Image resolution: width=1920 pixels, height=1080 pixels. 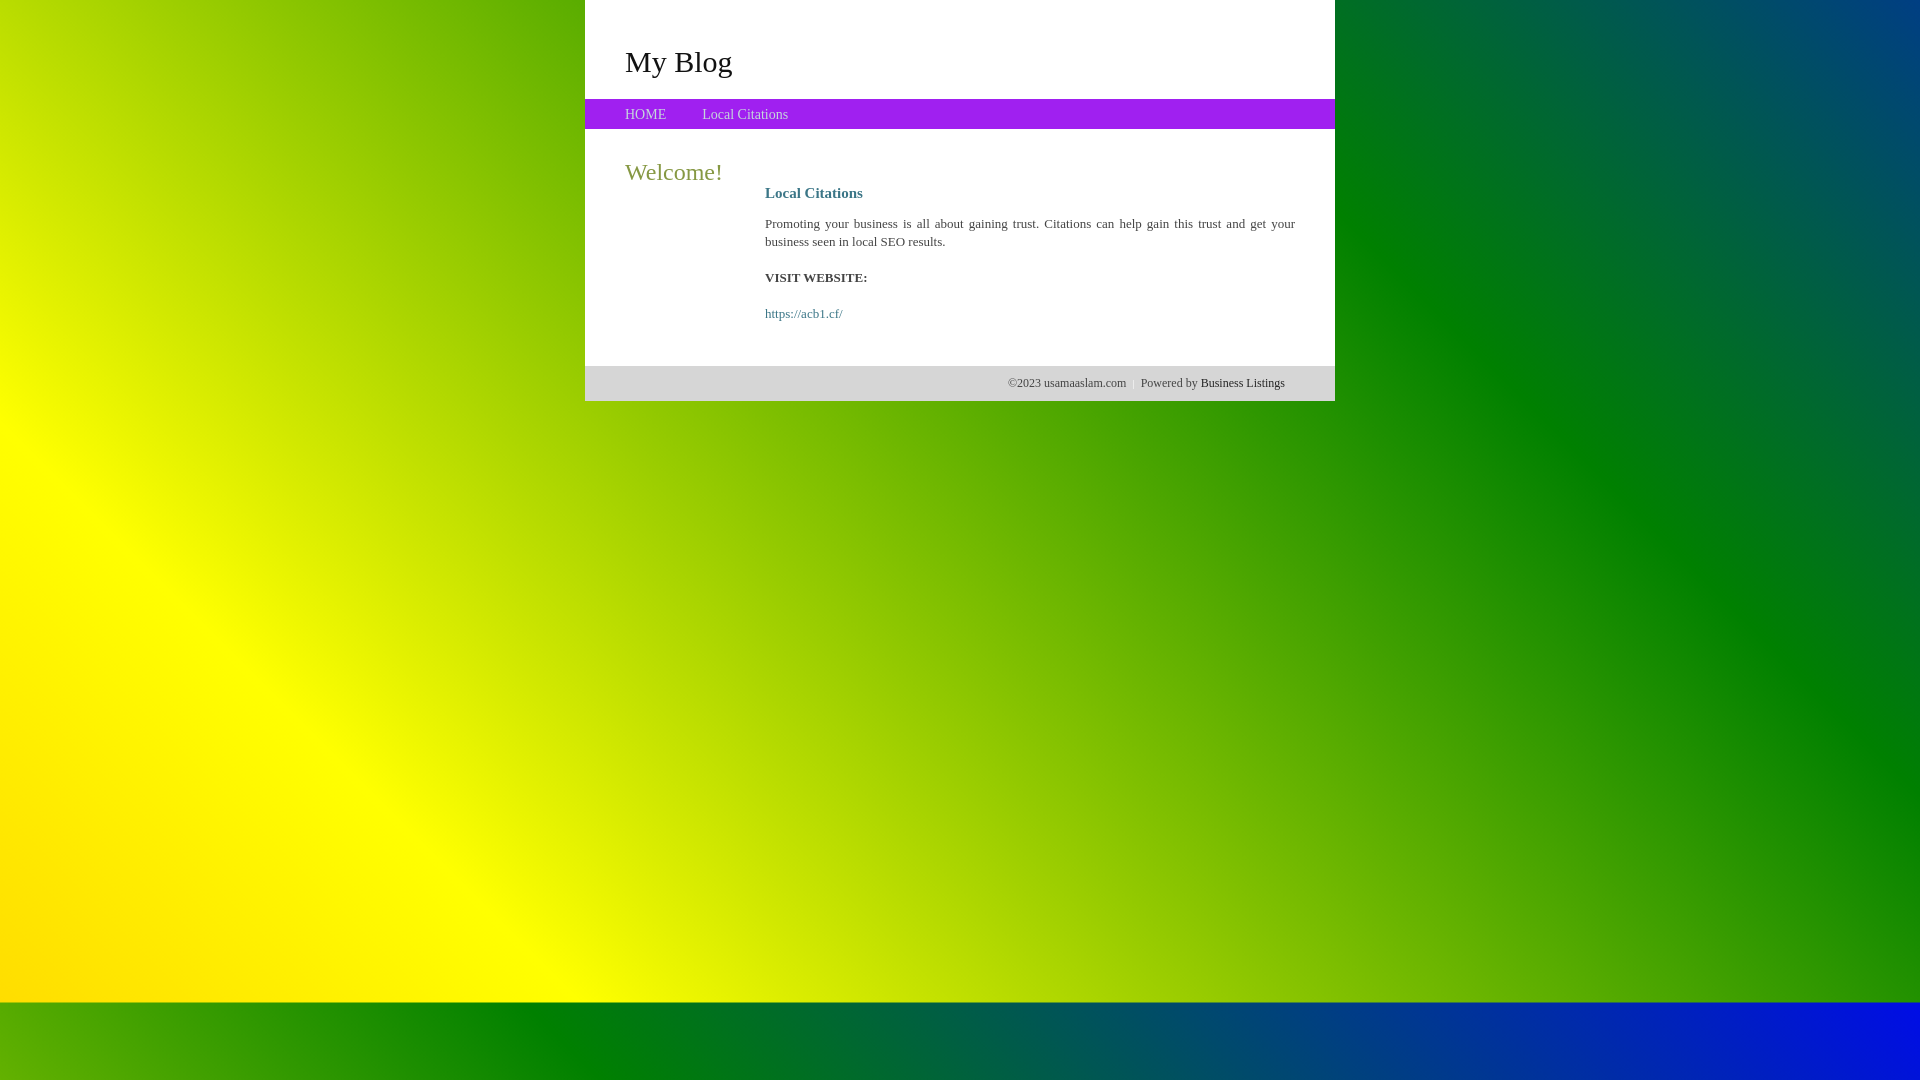 I want to click on 'HOME', so click(x=645, y=114).